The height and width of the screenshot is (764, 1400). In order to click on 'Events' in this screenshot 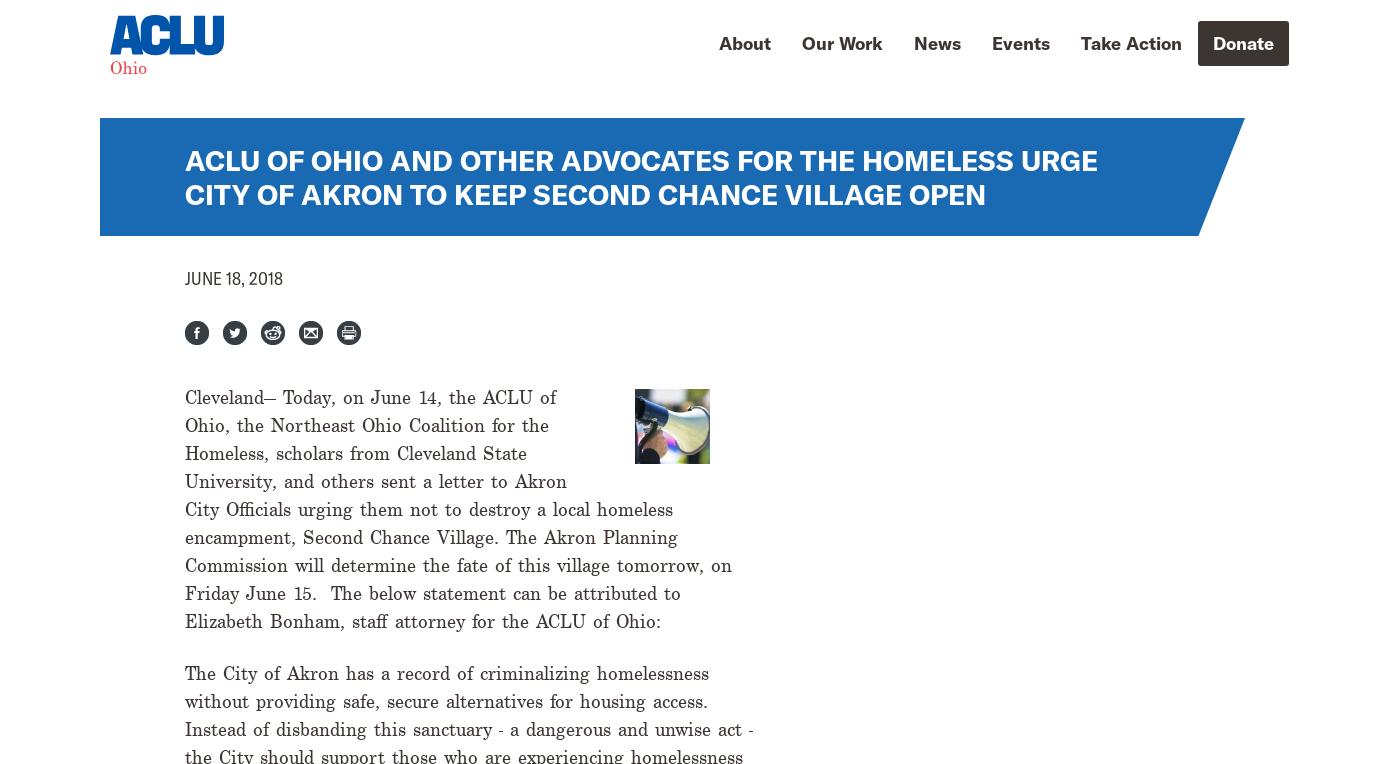, I will do `click(1020, 41)`.